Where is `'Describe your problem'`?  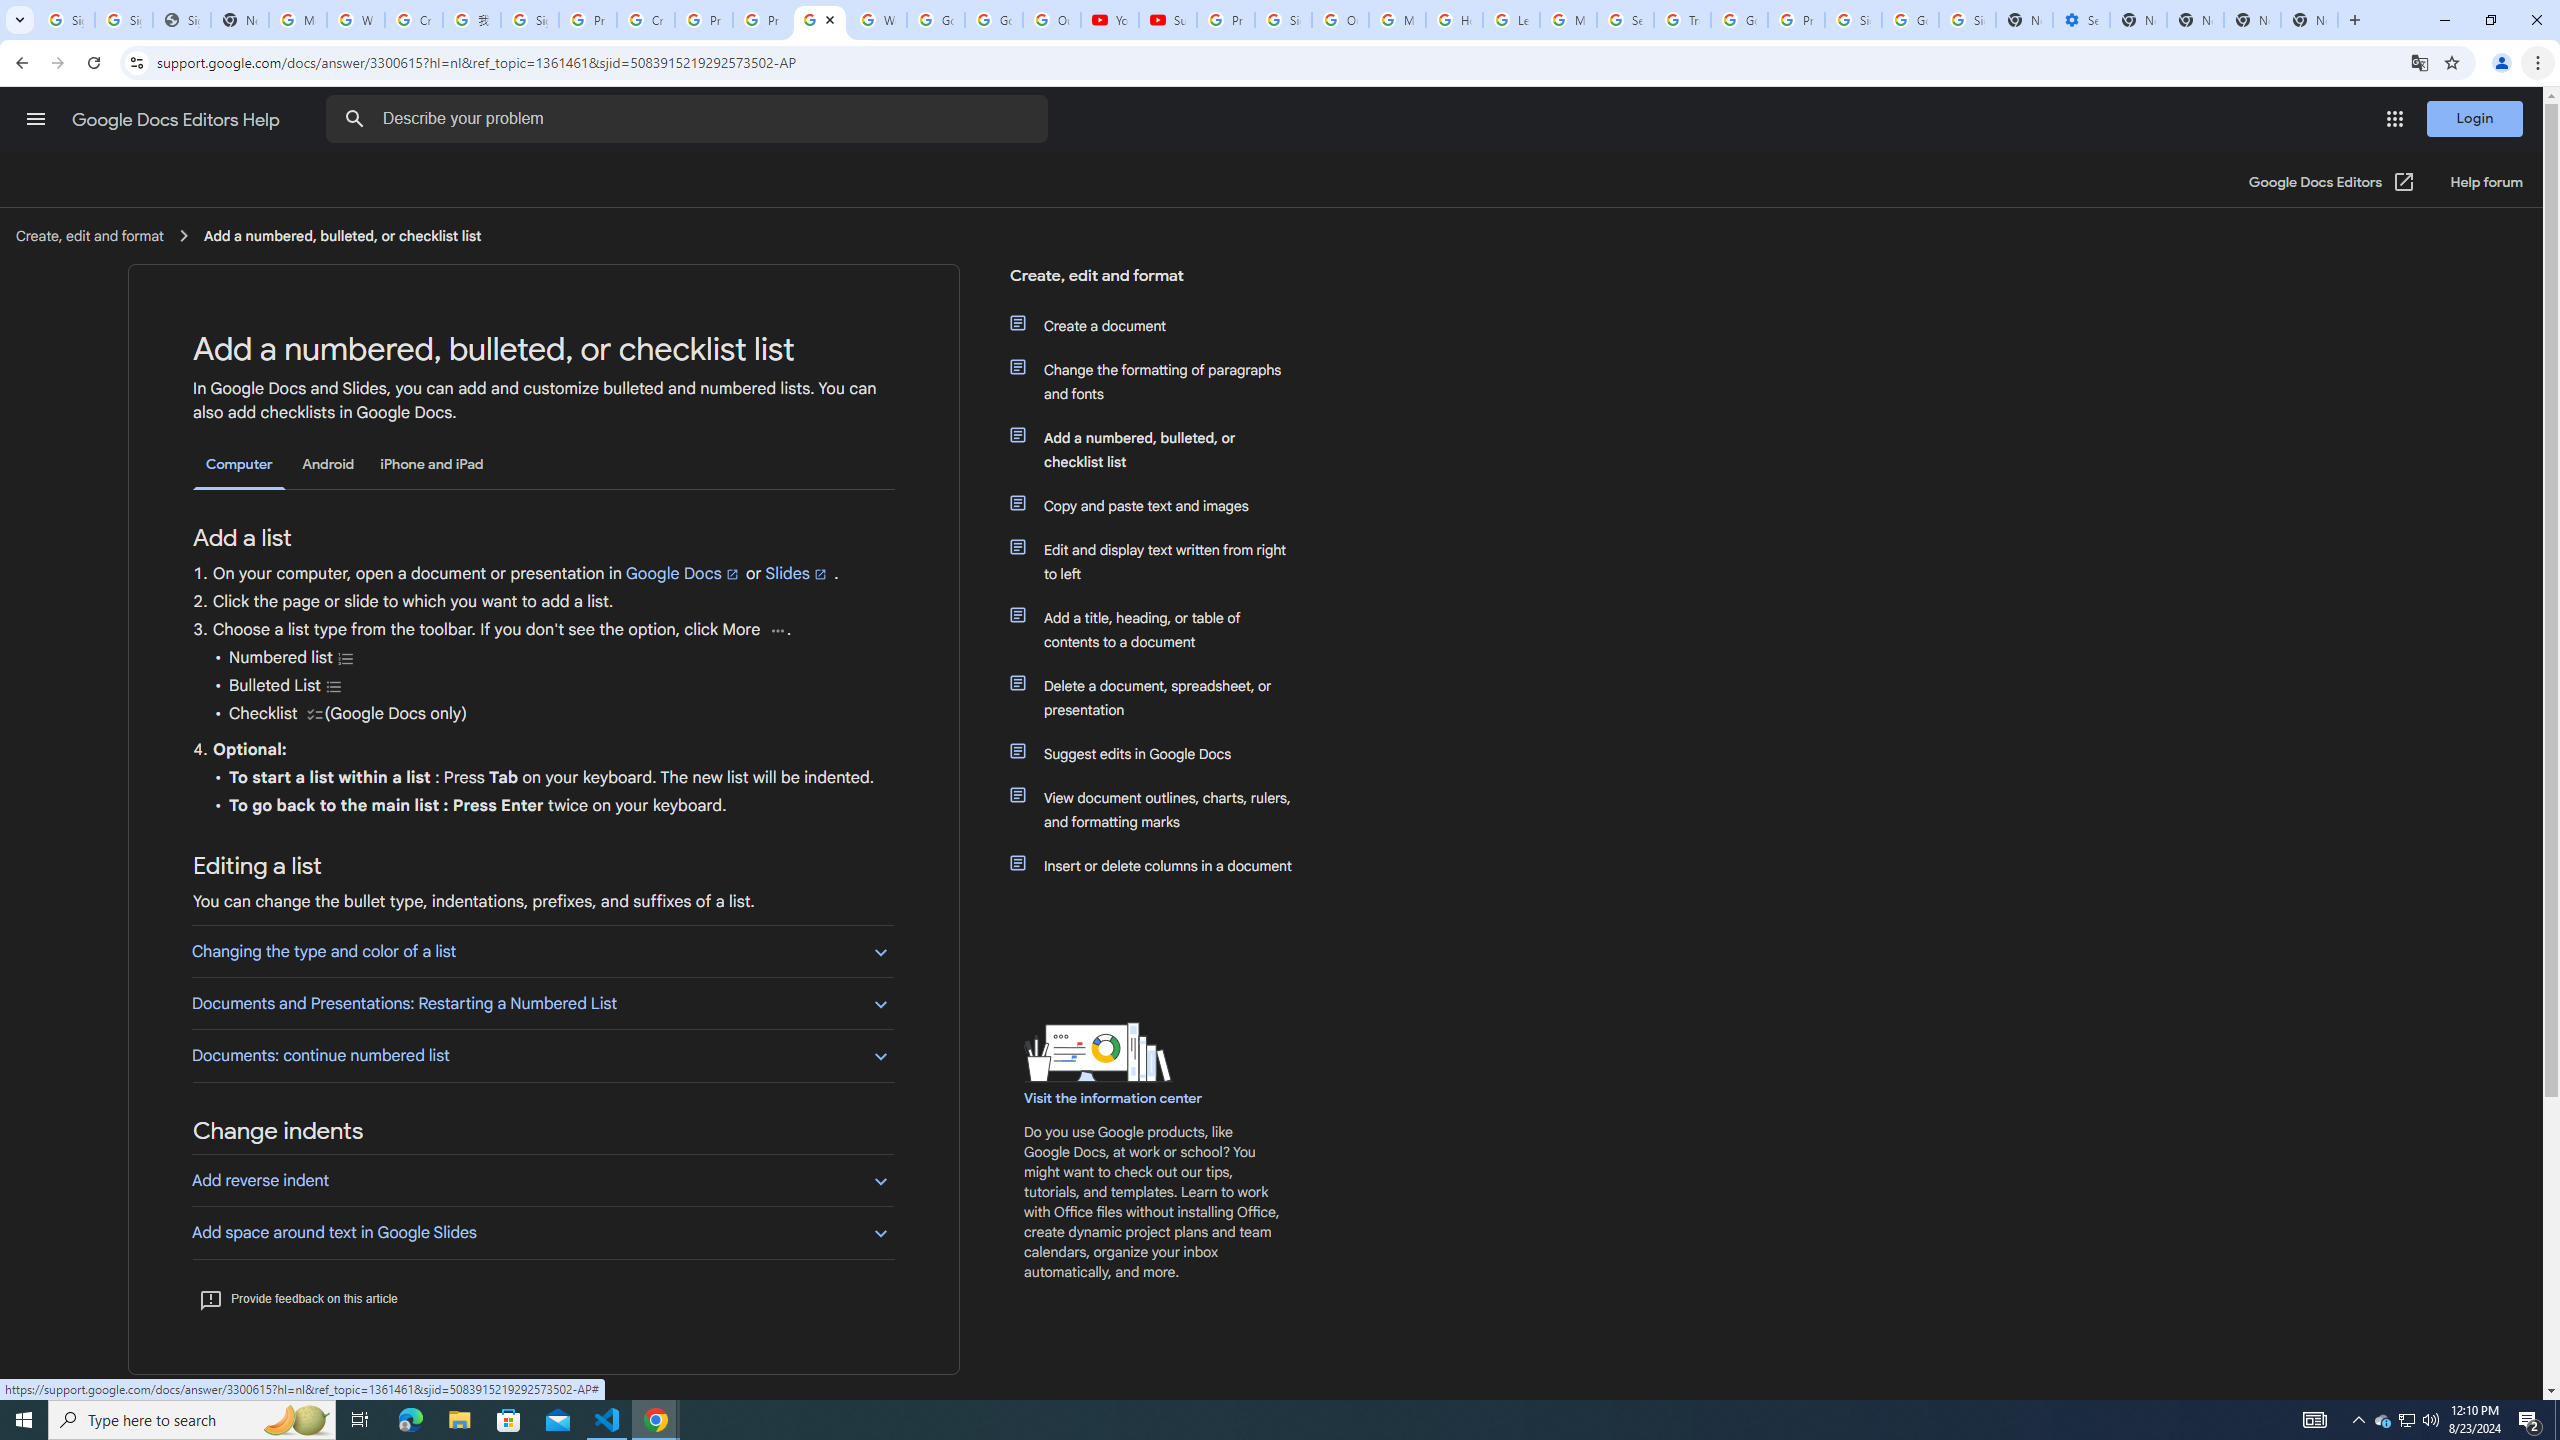
'Describe your problem' is located at coordinates (688, 118).